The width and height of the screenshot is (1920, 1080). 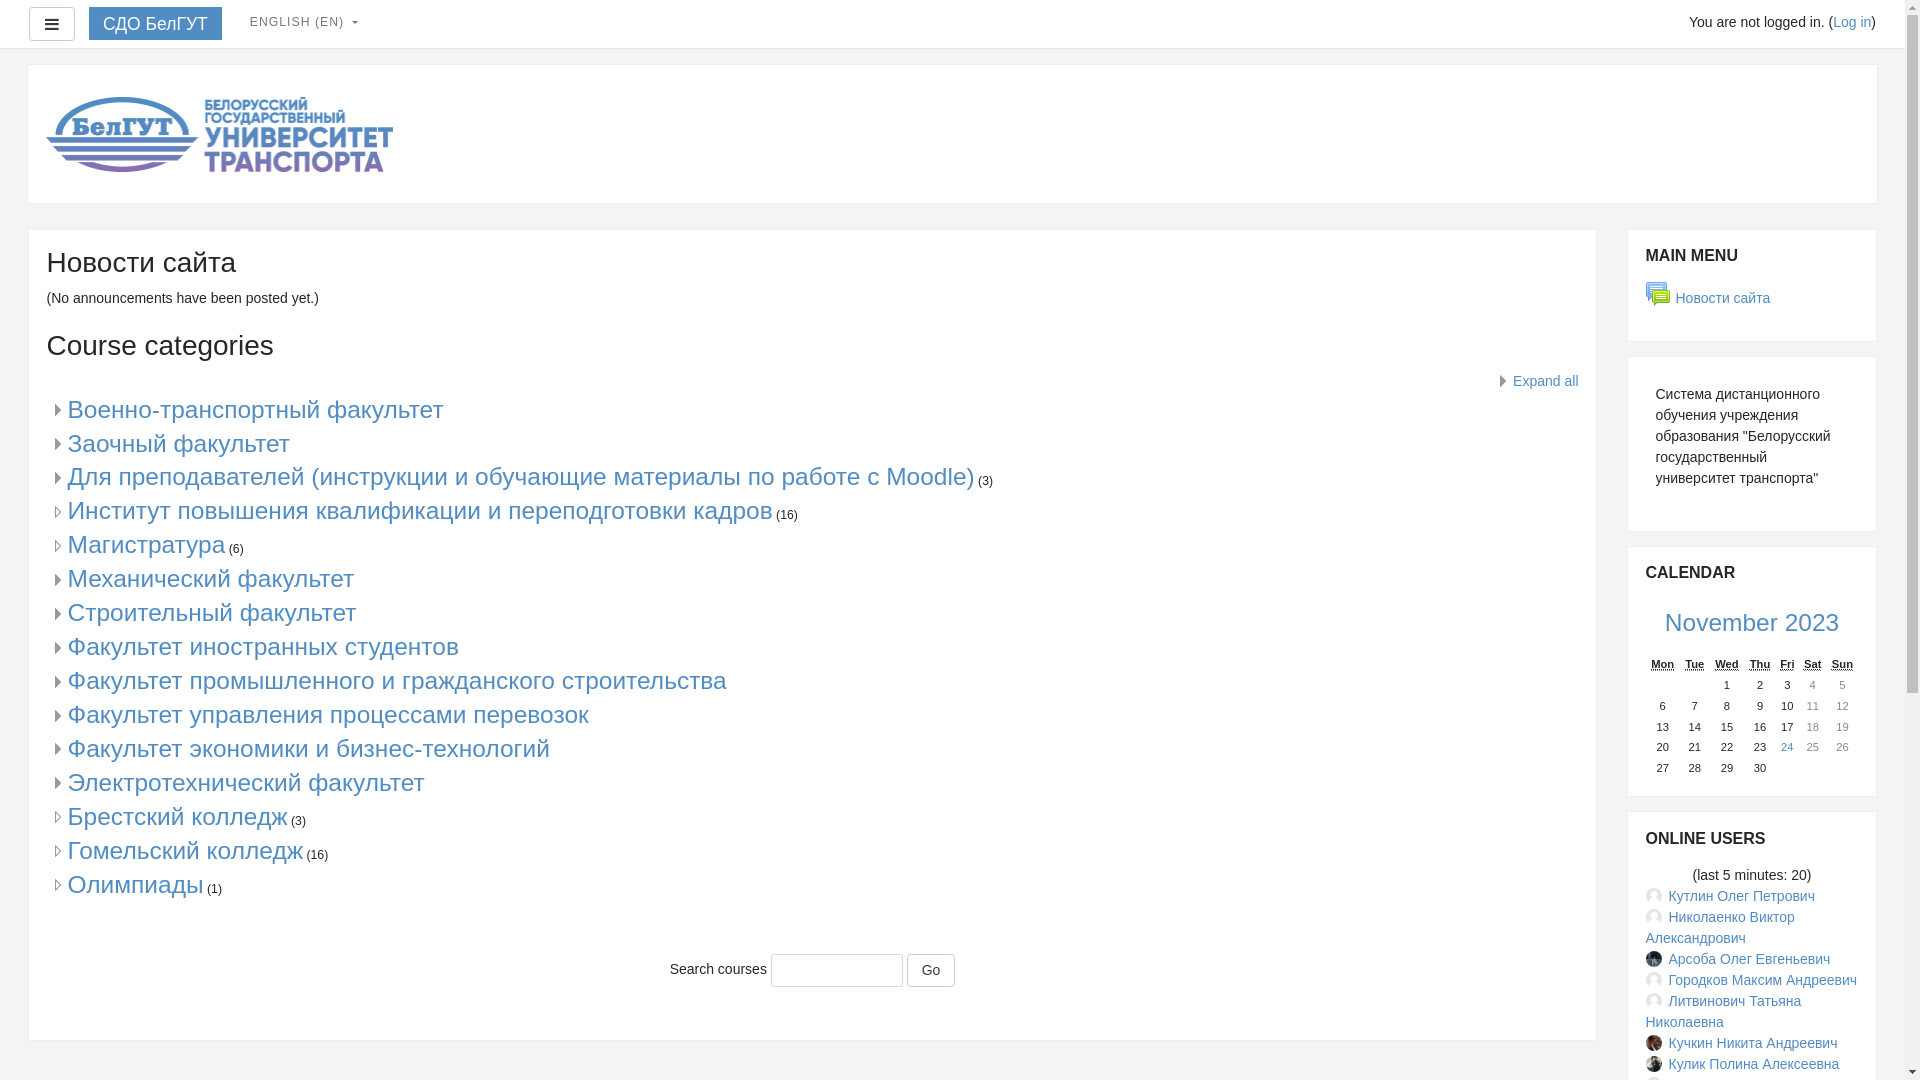 I want to click on 'ENGLISH (EN)', so click(x=302, y=22).